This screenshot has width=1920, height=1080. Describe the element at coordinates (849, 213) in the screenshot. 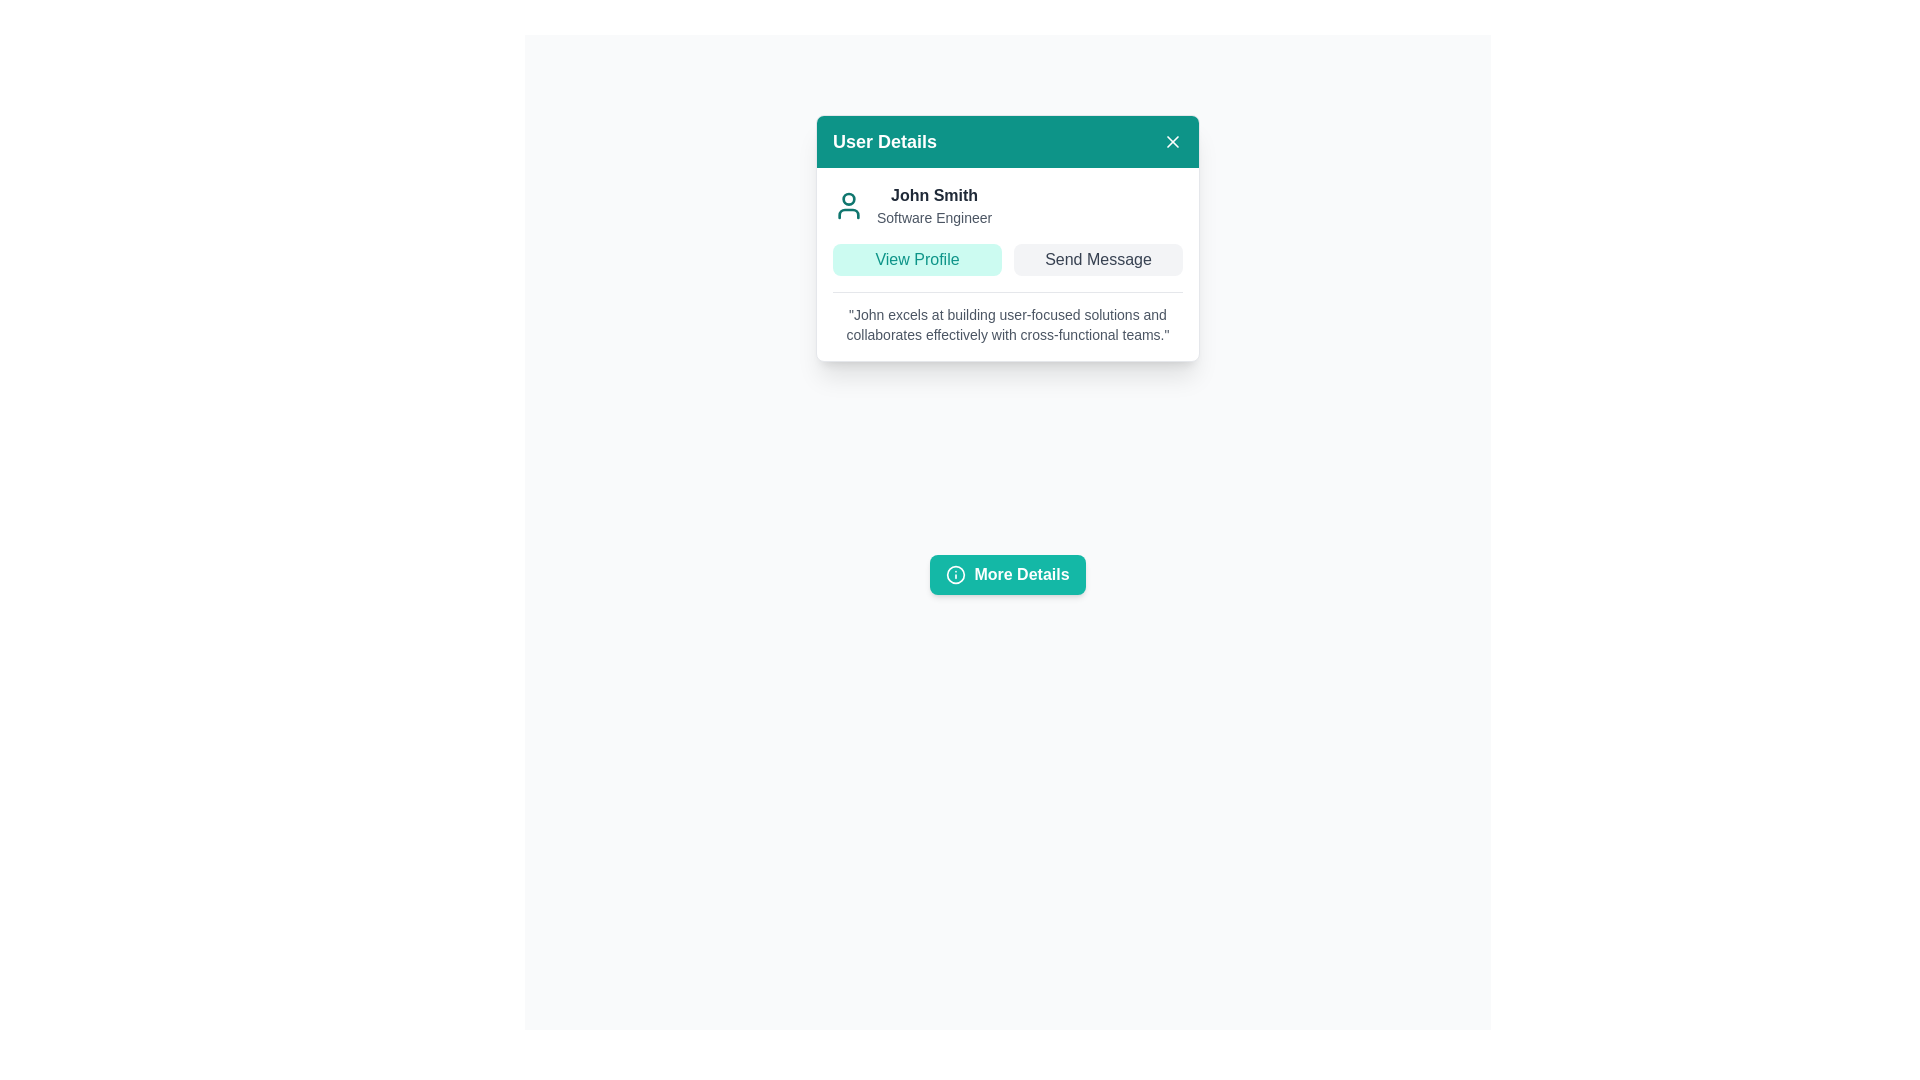

I see `the lower part of the user profile SVG icon, which represents the shoulders of the user figure` at that location.